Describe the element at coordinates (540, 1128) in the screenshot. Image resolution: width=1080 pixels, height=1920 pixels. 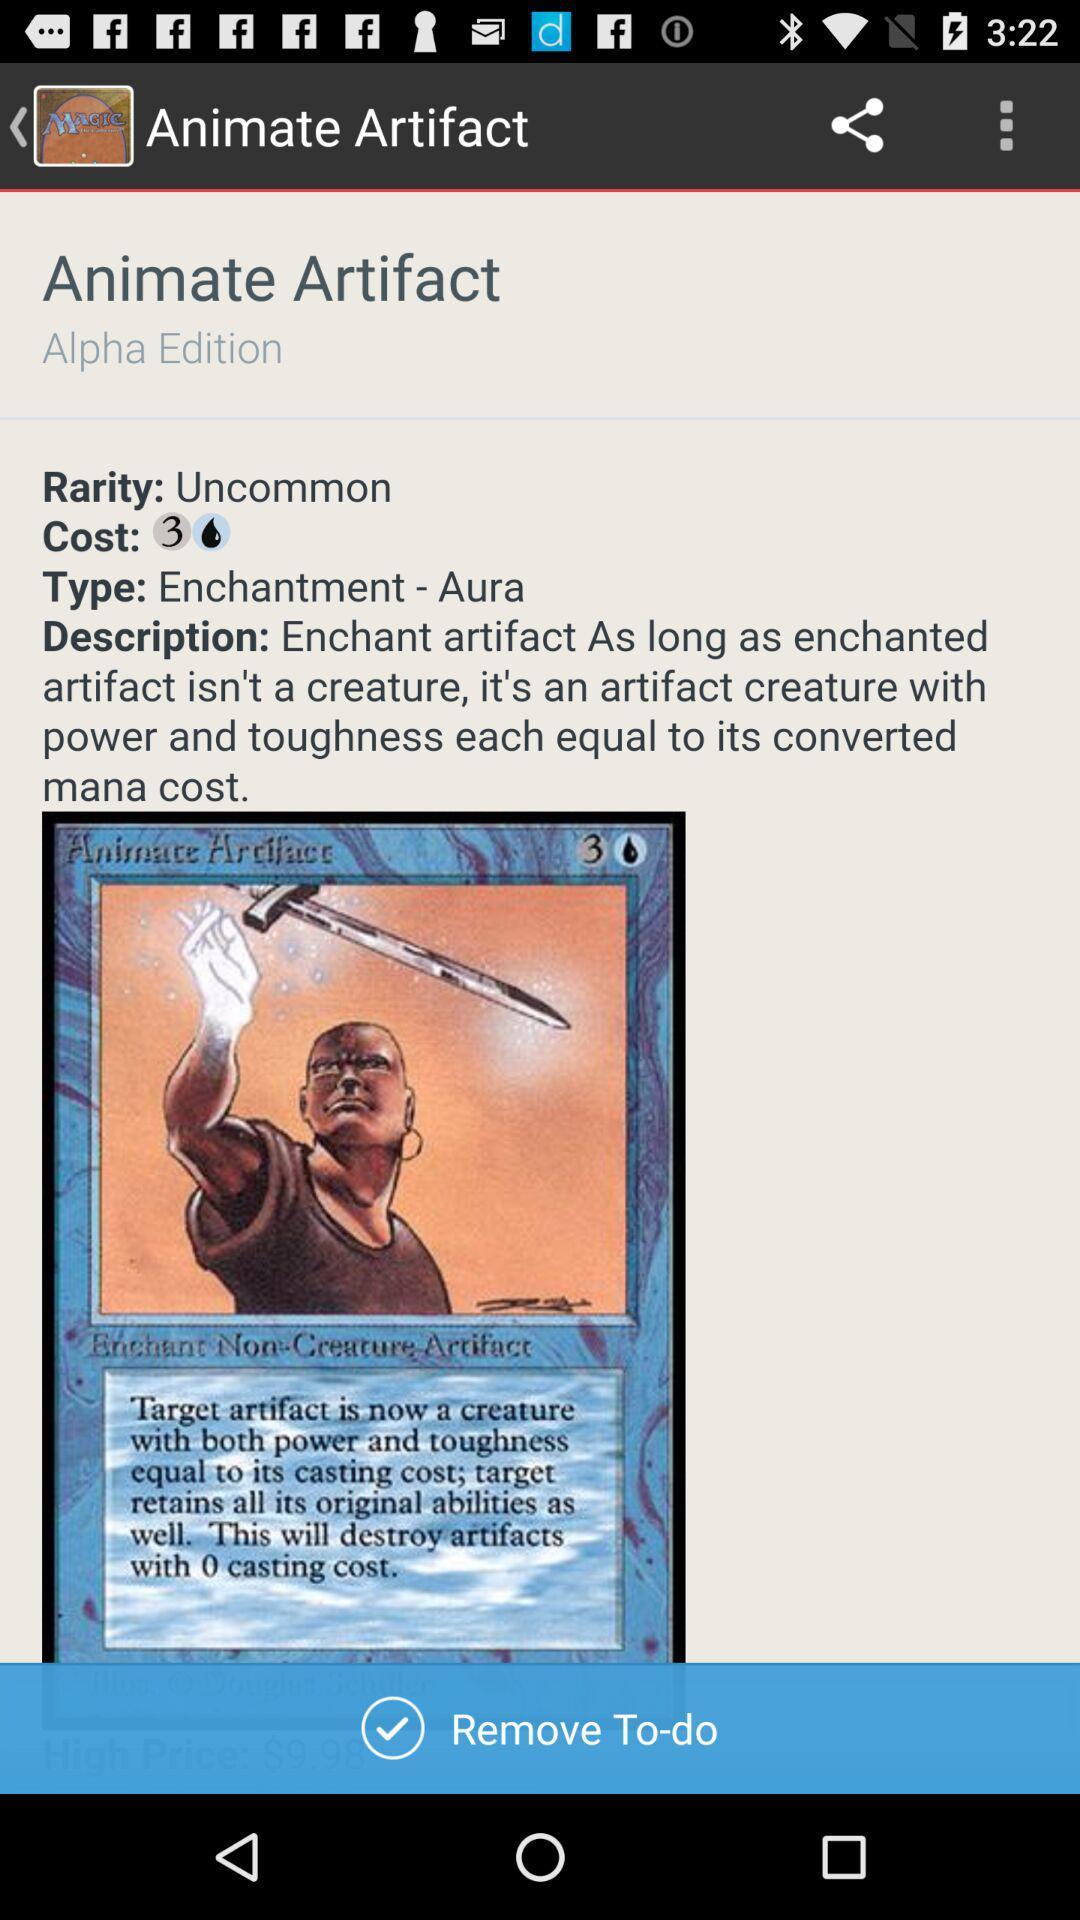
I see `item at the center` at that location.